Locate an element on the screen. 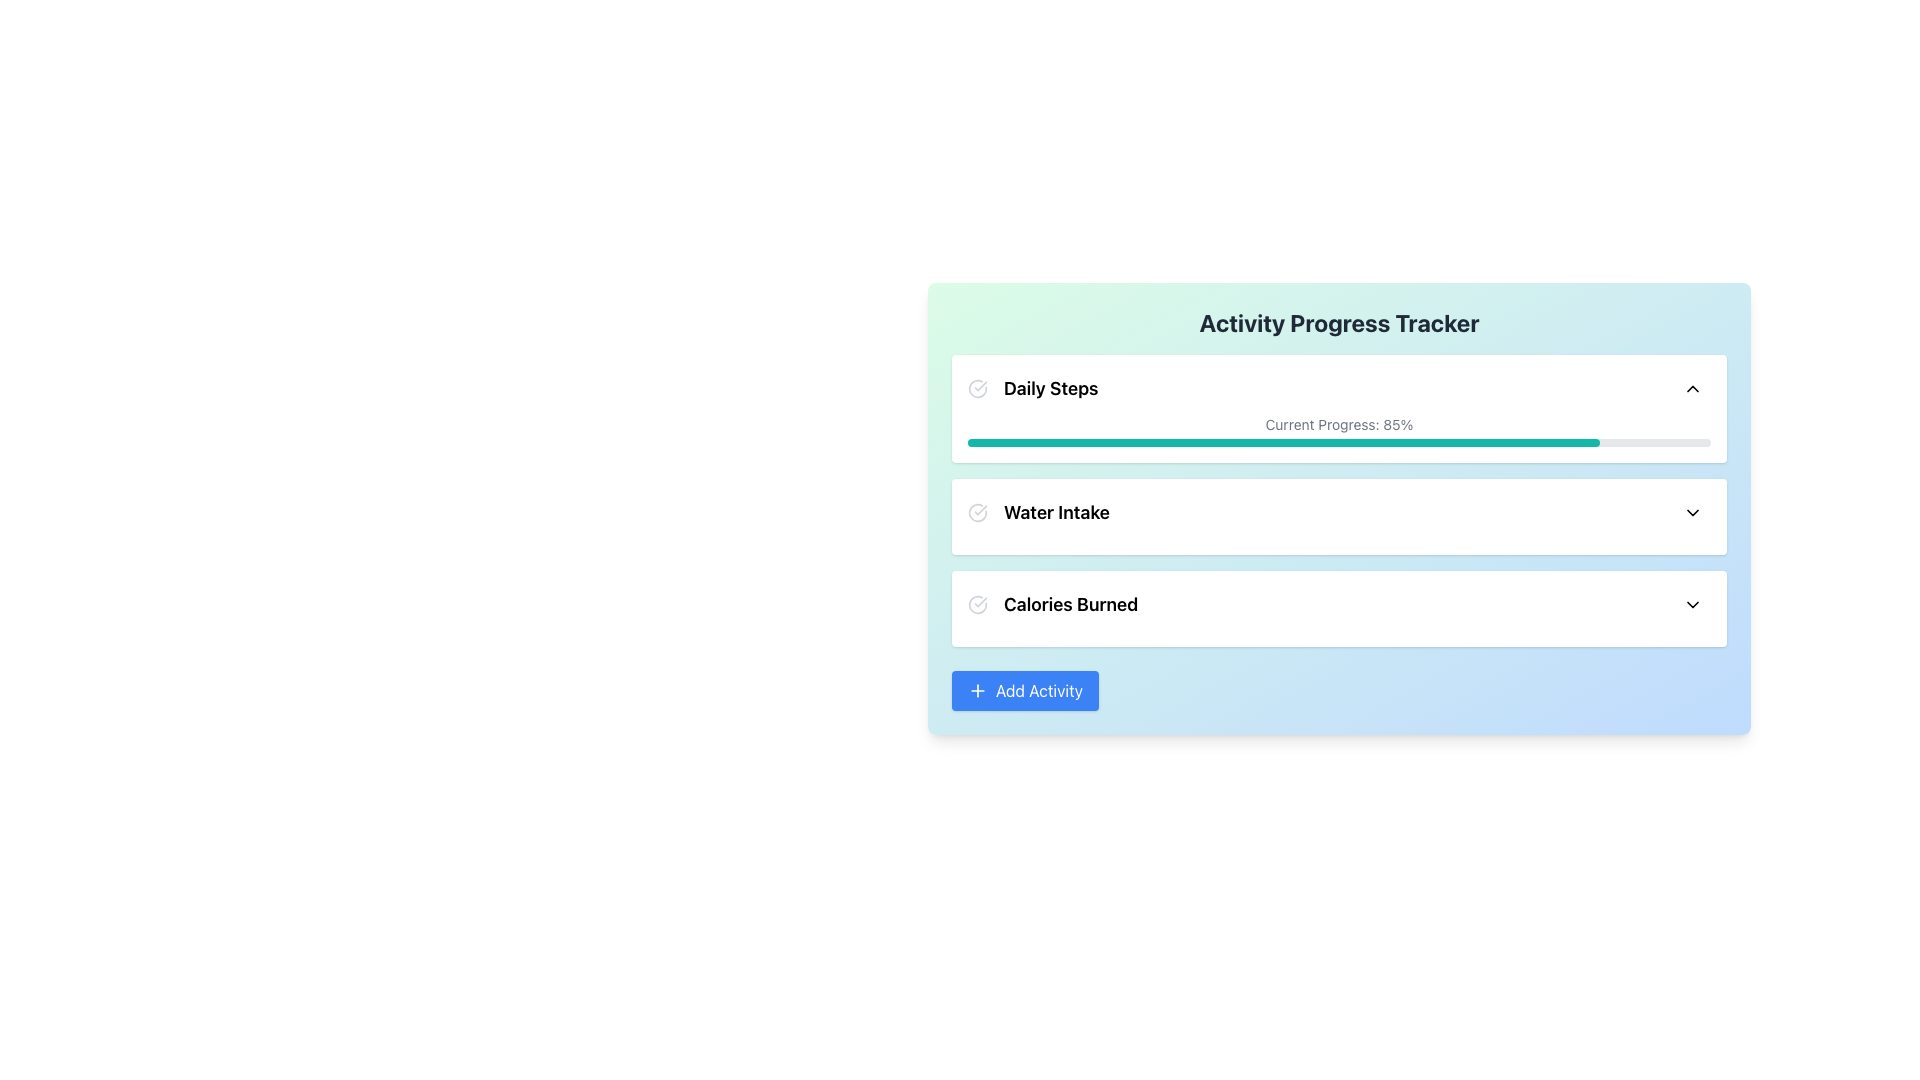 The image size is (1920, 1080). the circular SVG icon representing an incomplete checkmark within the 'Daily Steps' activity card is located at coordinates (978, 389).